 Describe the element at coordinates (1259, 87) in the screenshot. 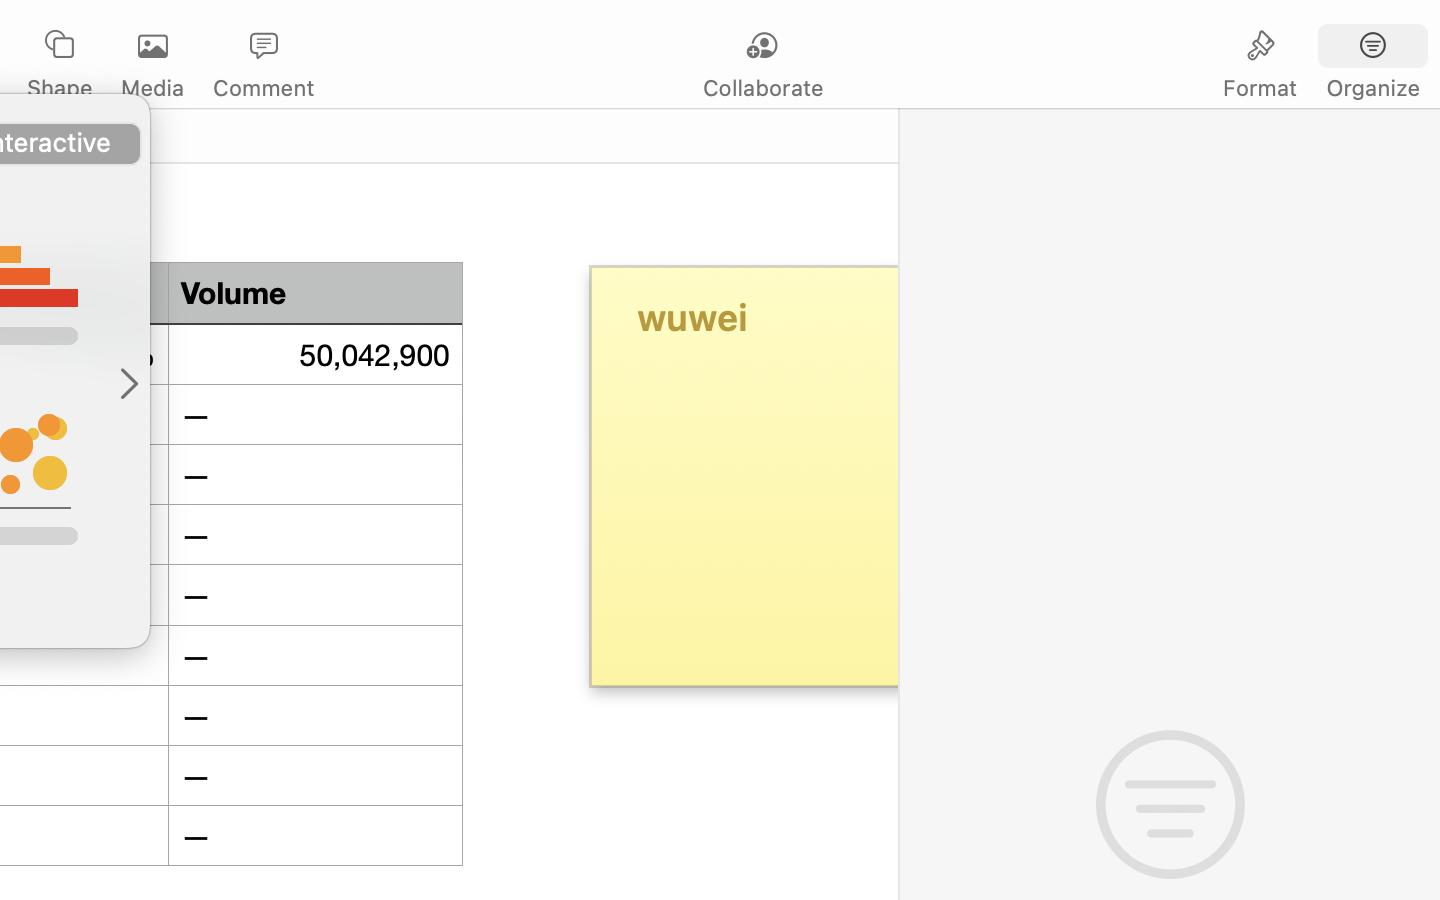

I see `'Format'` at that location.